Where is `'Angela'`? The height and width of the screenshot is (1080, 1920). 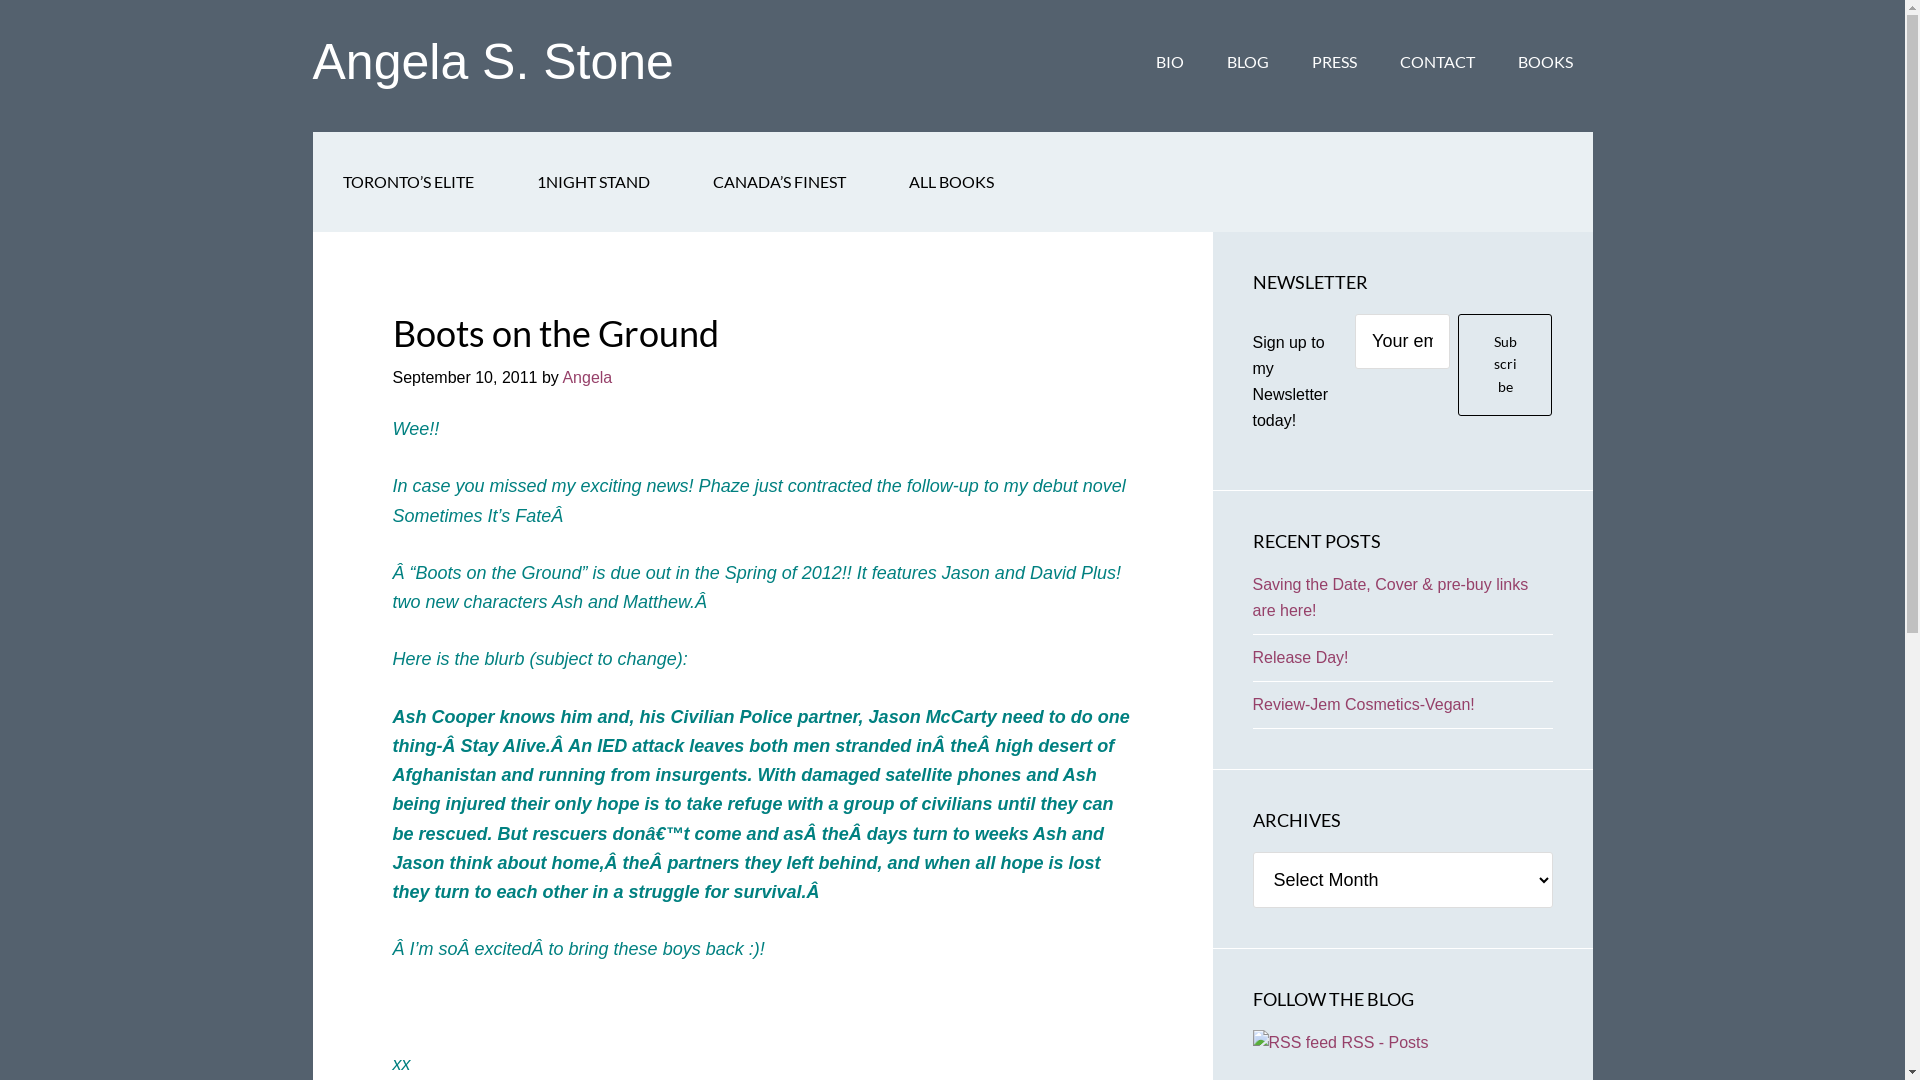
'Angela' is located at coordinates (585, 377).